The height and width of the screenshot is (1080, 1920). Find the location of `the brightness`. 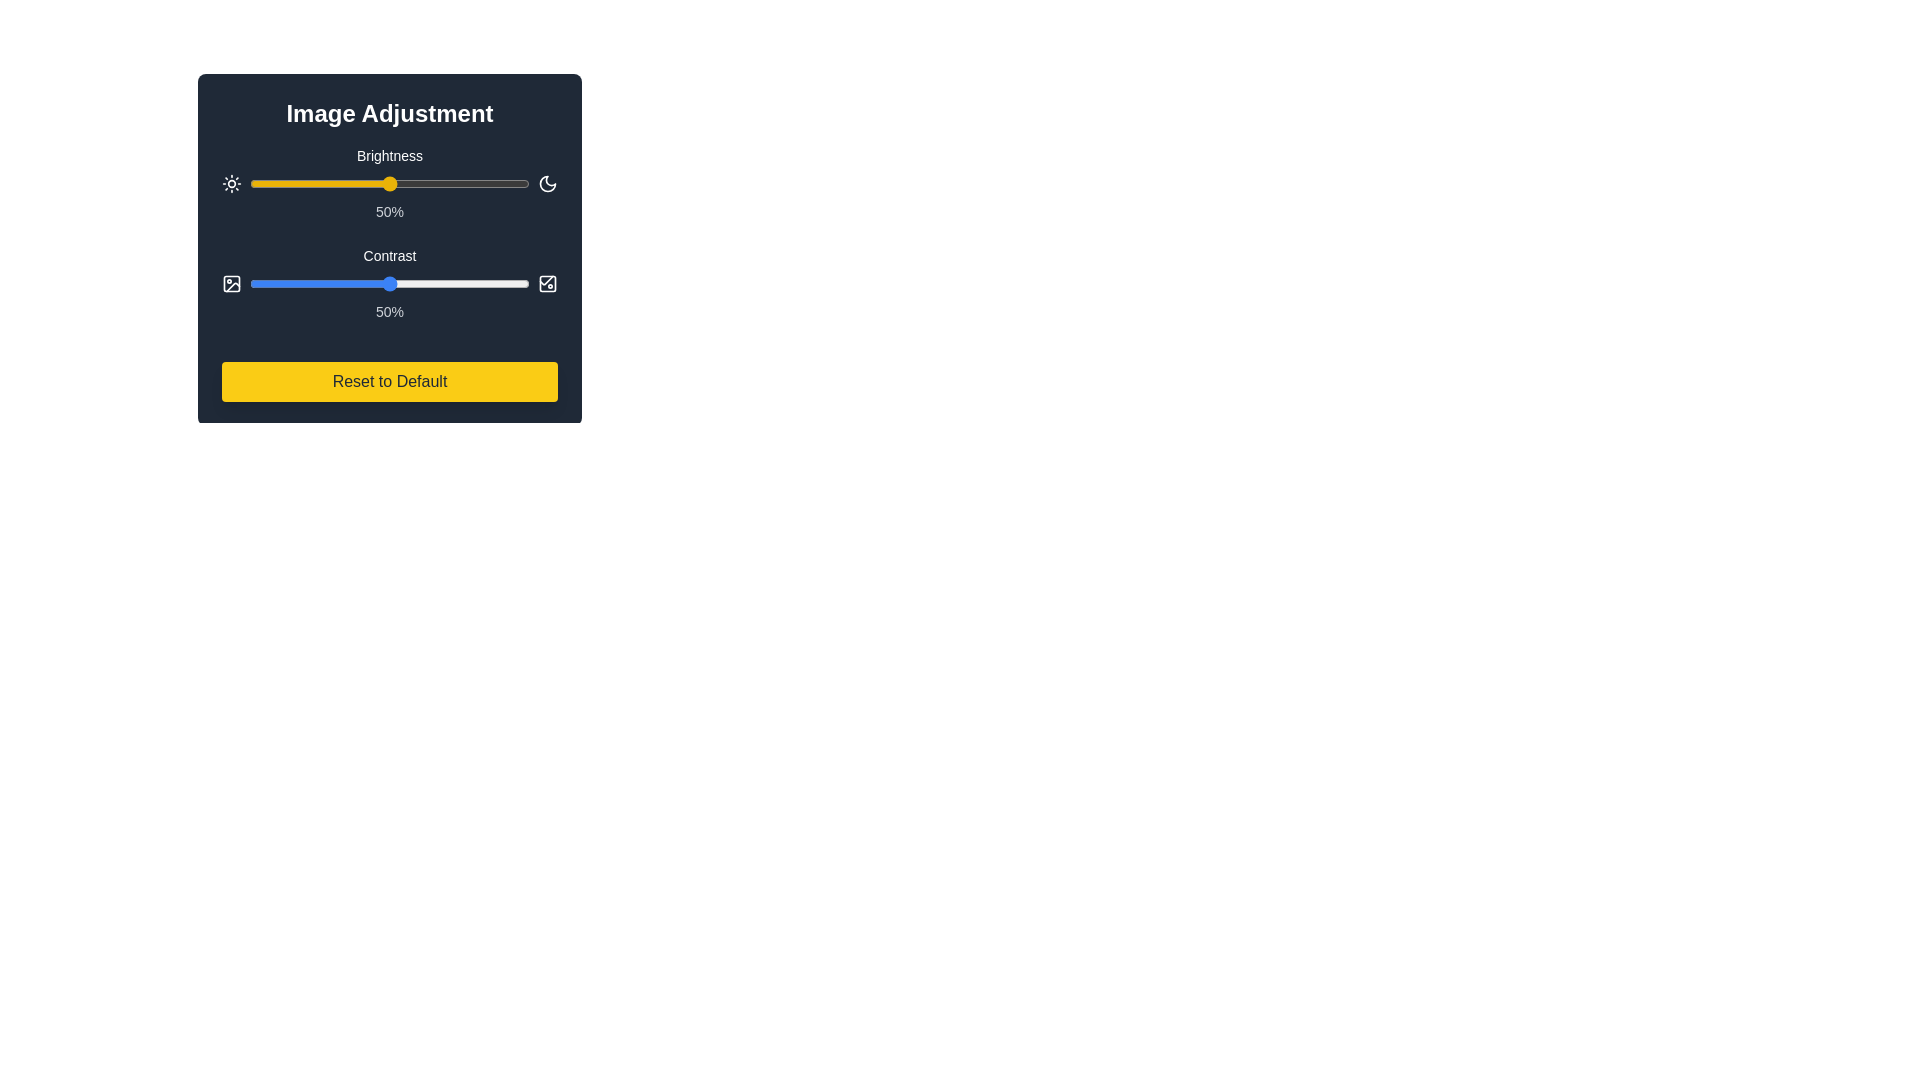

the brightness is located at coordinates (496, 184).